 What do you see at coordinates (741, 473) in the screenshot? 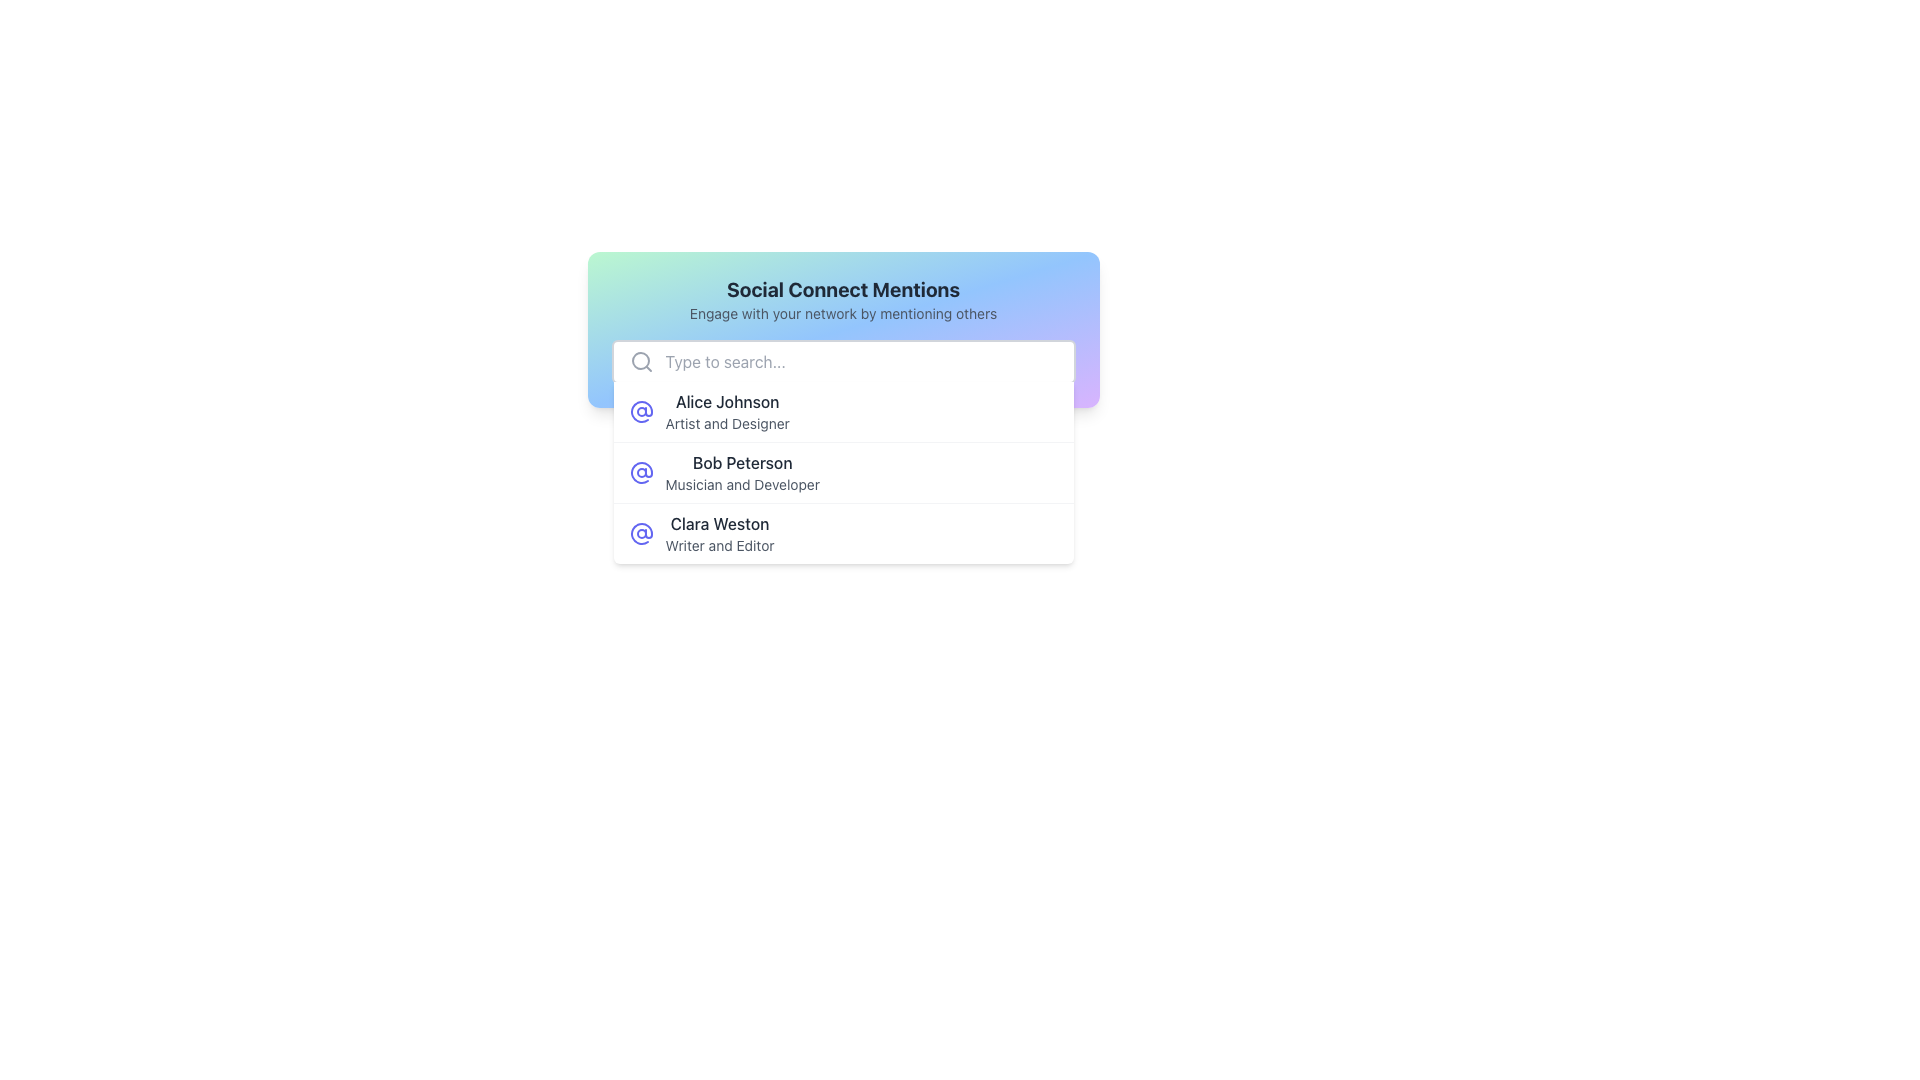
I see `the Text label that displays the name and profession of a user, located in the second row of a list-style design component, between an at-sign icon and blank space` at bounding box center [741, 473].